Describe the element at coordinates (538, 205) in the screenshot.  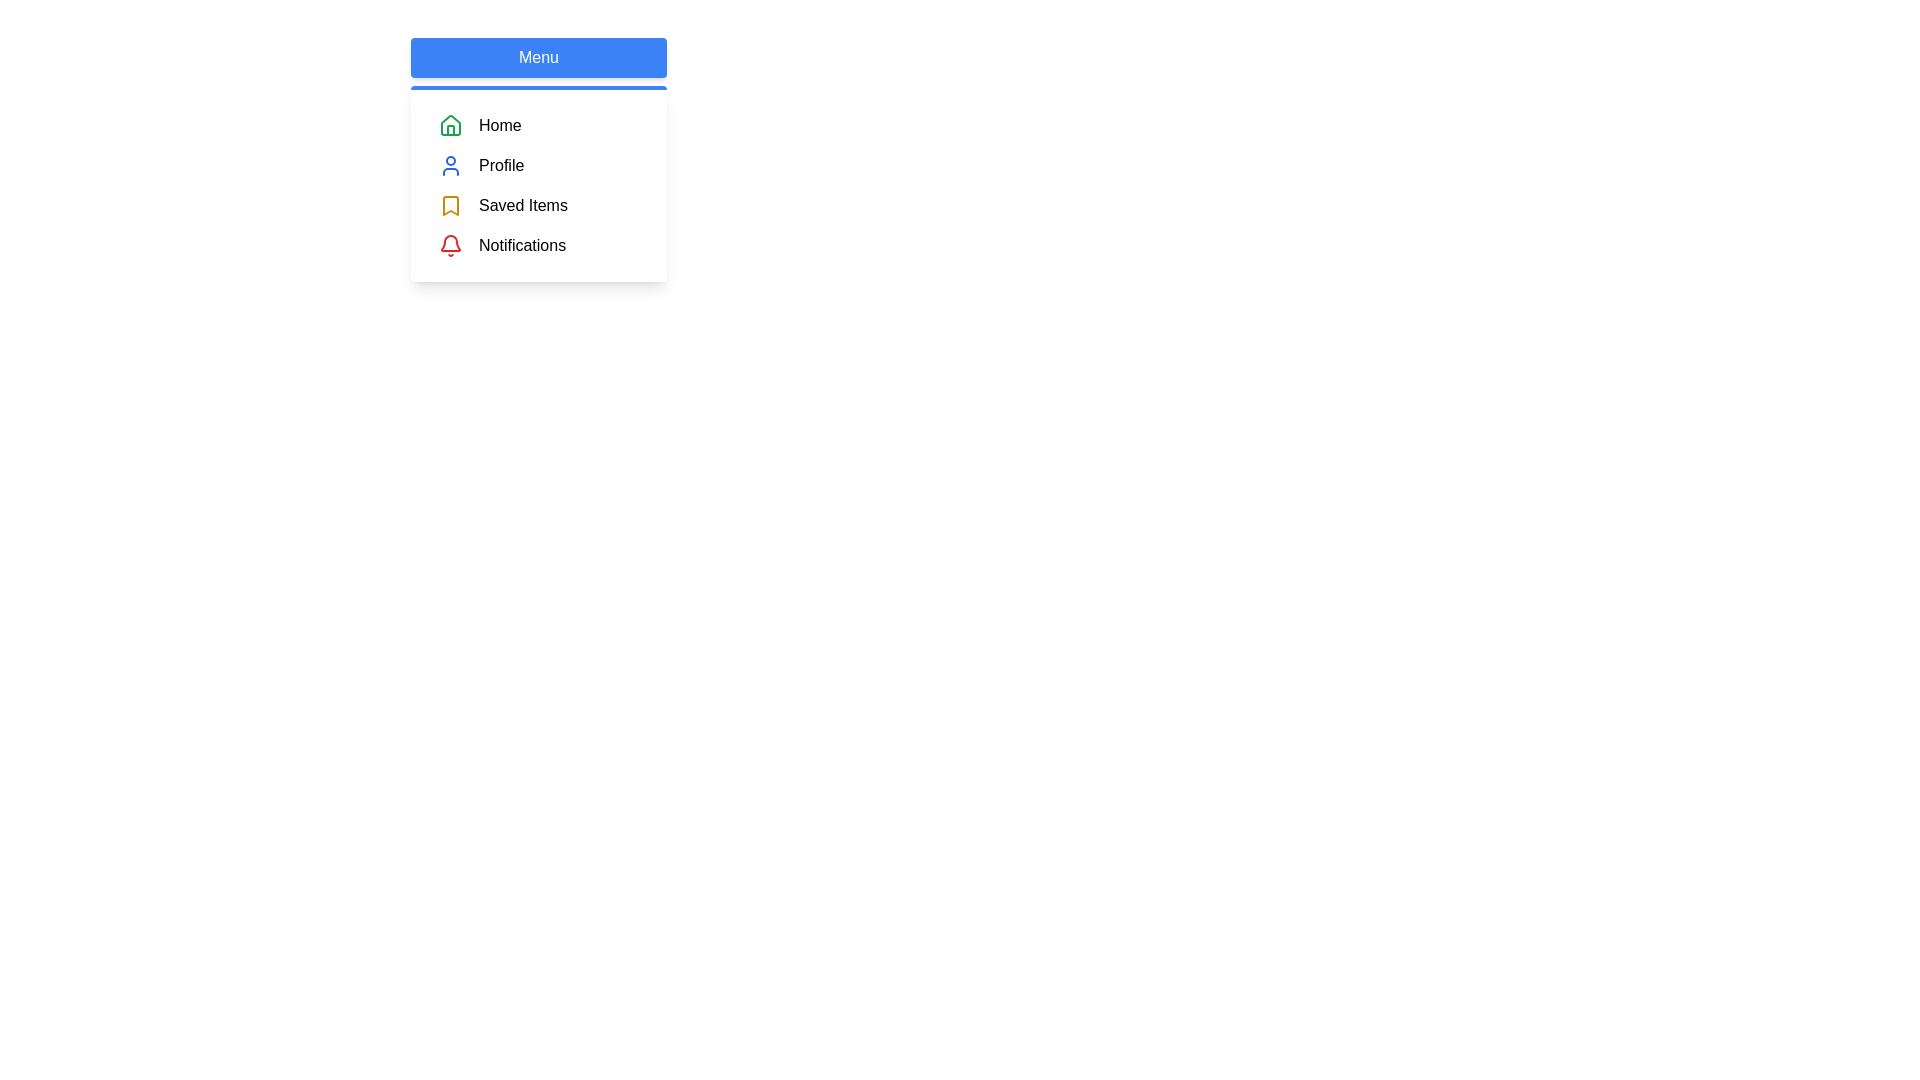
I see `the menu item Saved Items by clicking on its entry` at that location.